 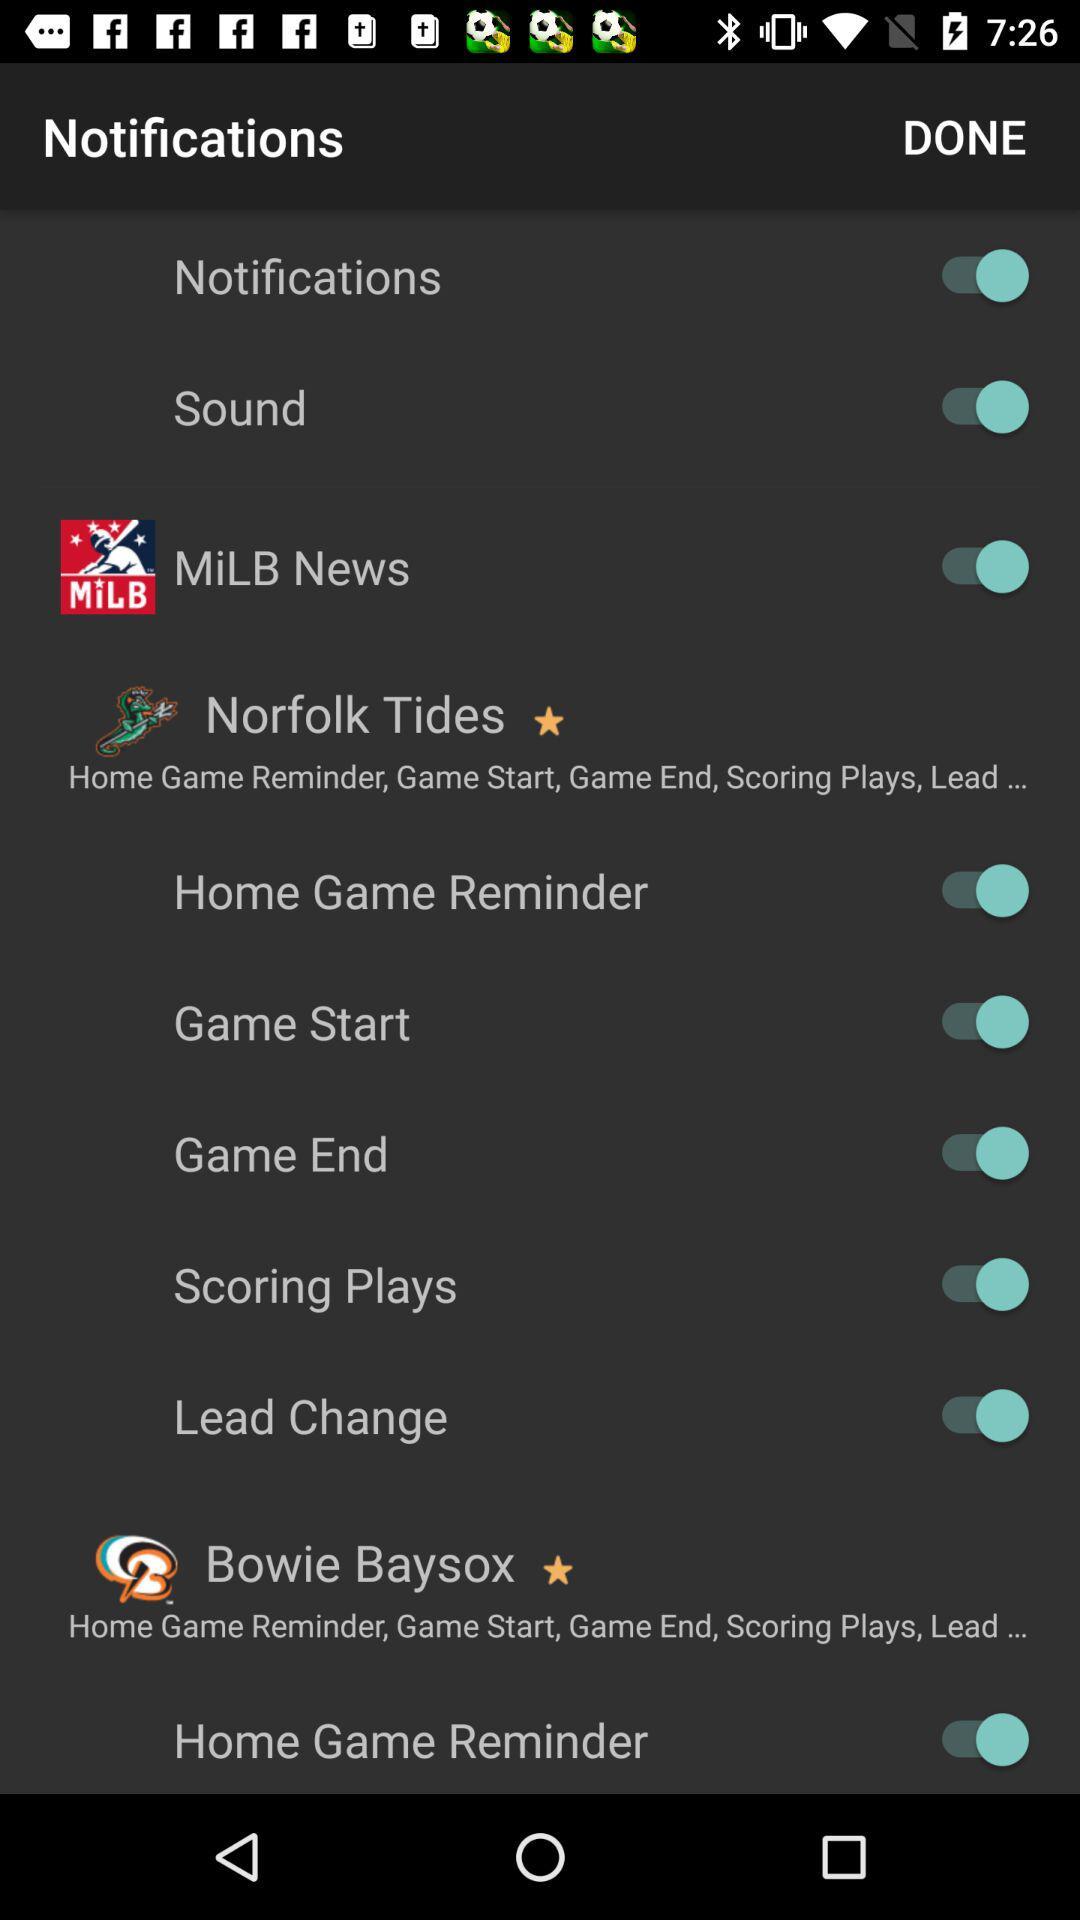 I want to click on disable home game reminder, so click(x=974, y=889).